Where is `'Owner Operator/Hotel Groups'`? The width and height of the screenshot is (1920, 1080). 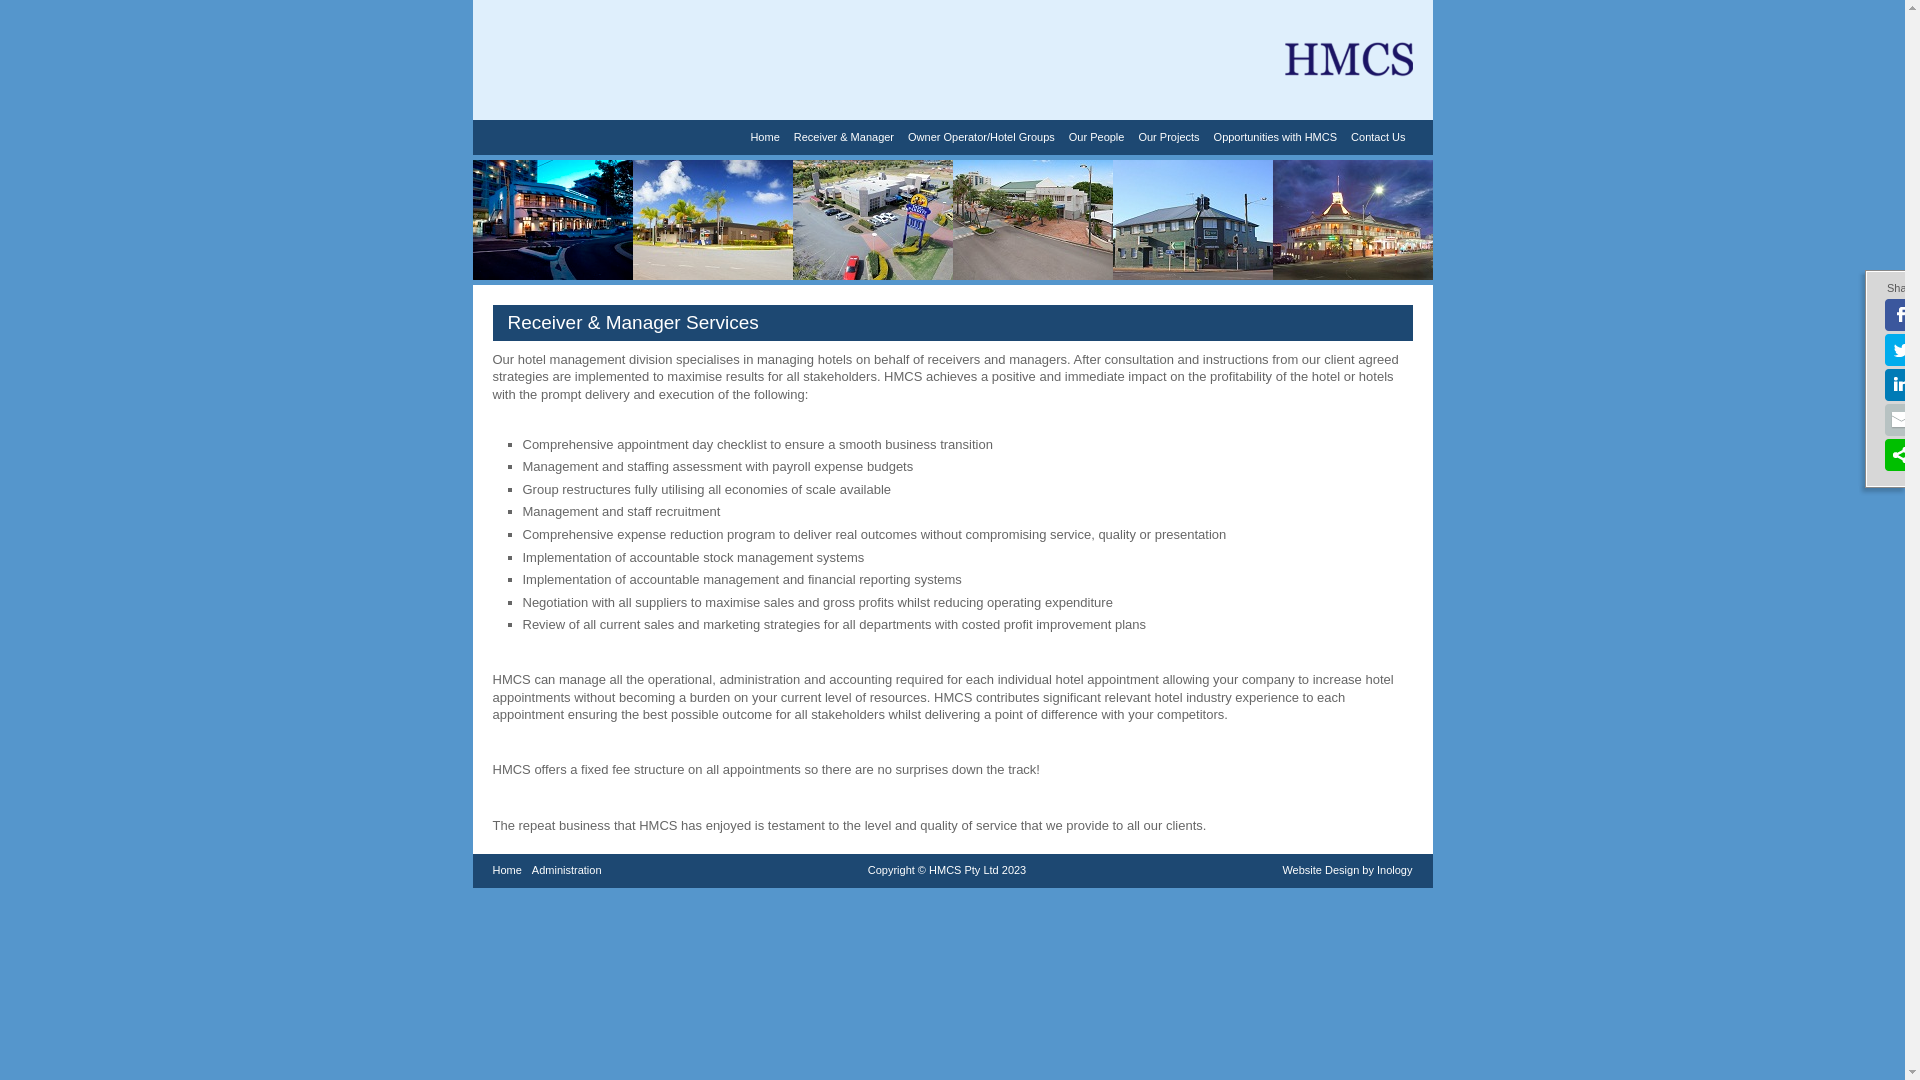
'Owner Operator/Hotel Groups' is located at coordinates (906, 136).